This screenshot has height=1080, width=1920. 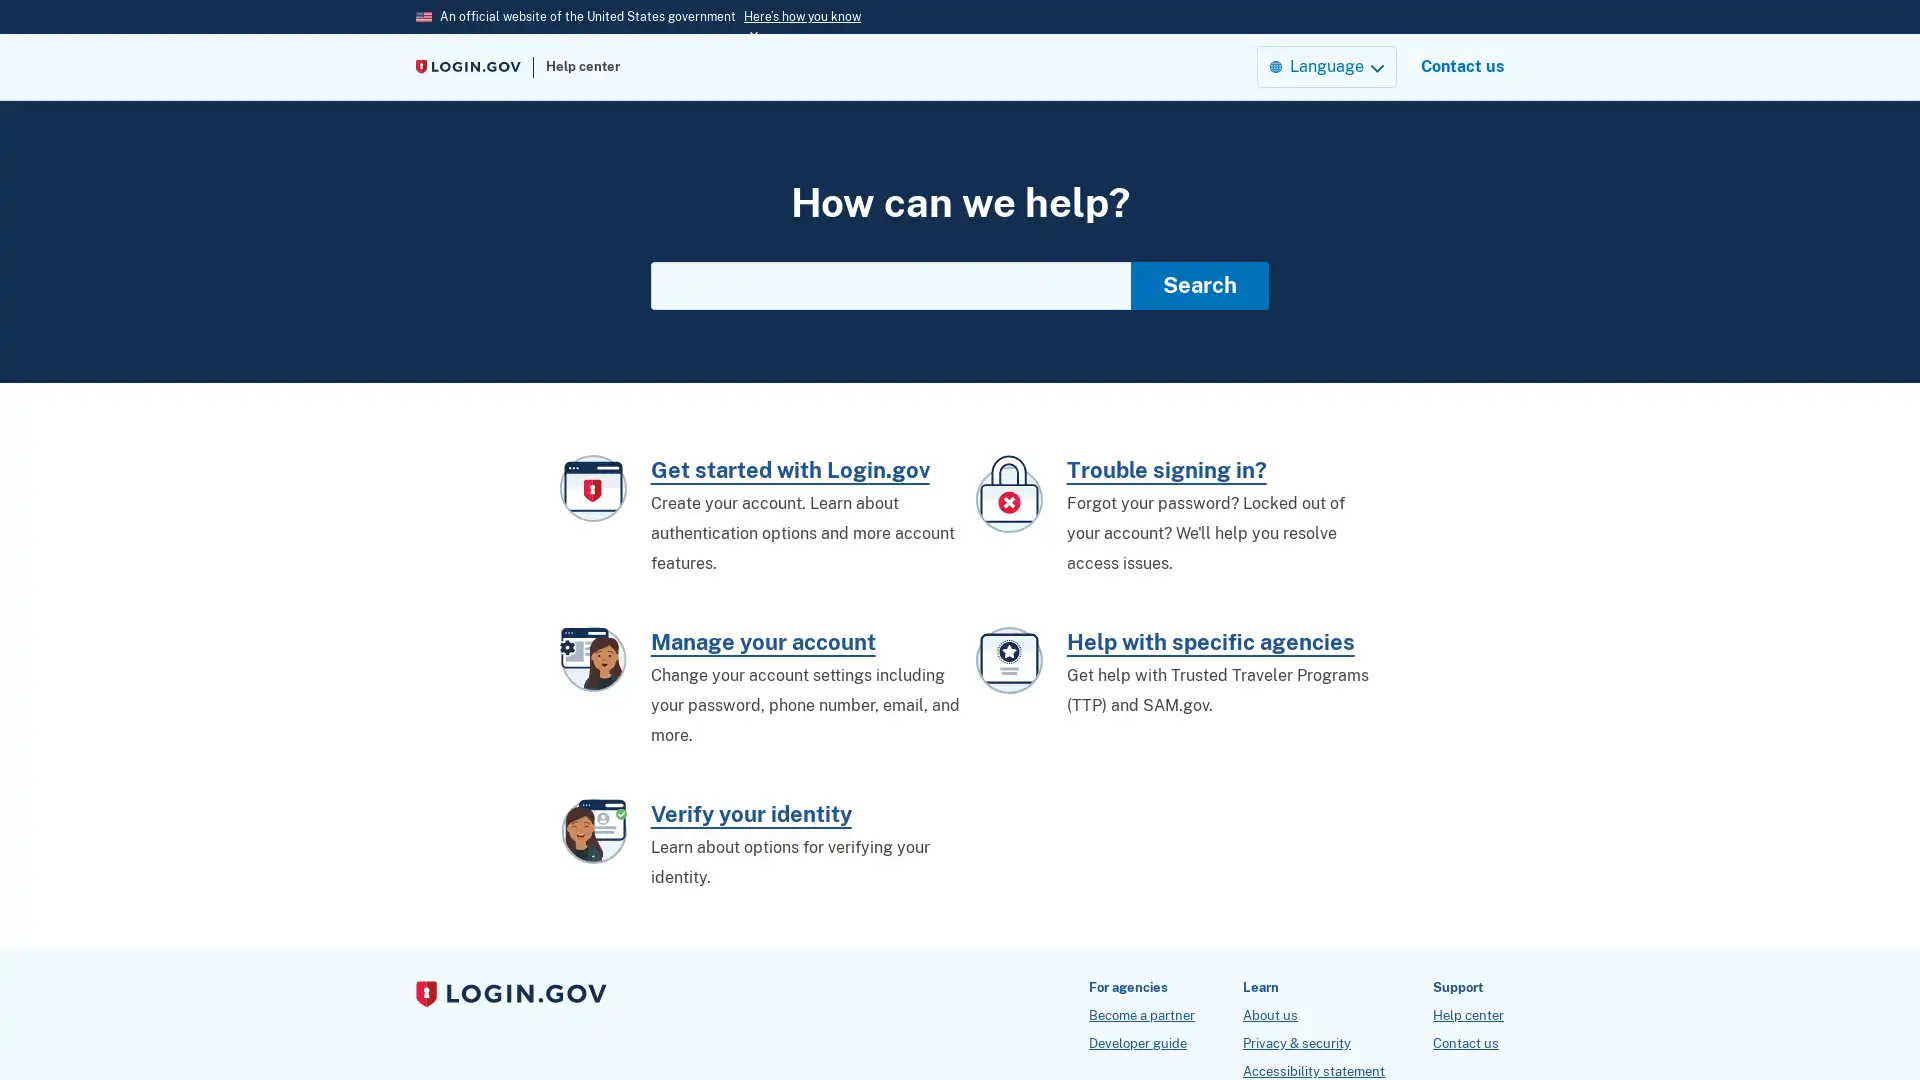 What do you see at coordinates (802, 16) in the screenshot?
I see `Heres how you know` at bounding box center [802, 16].